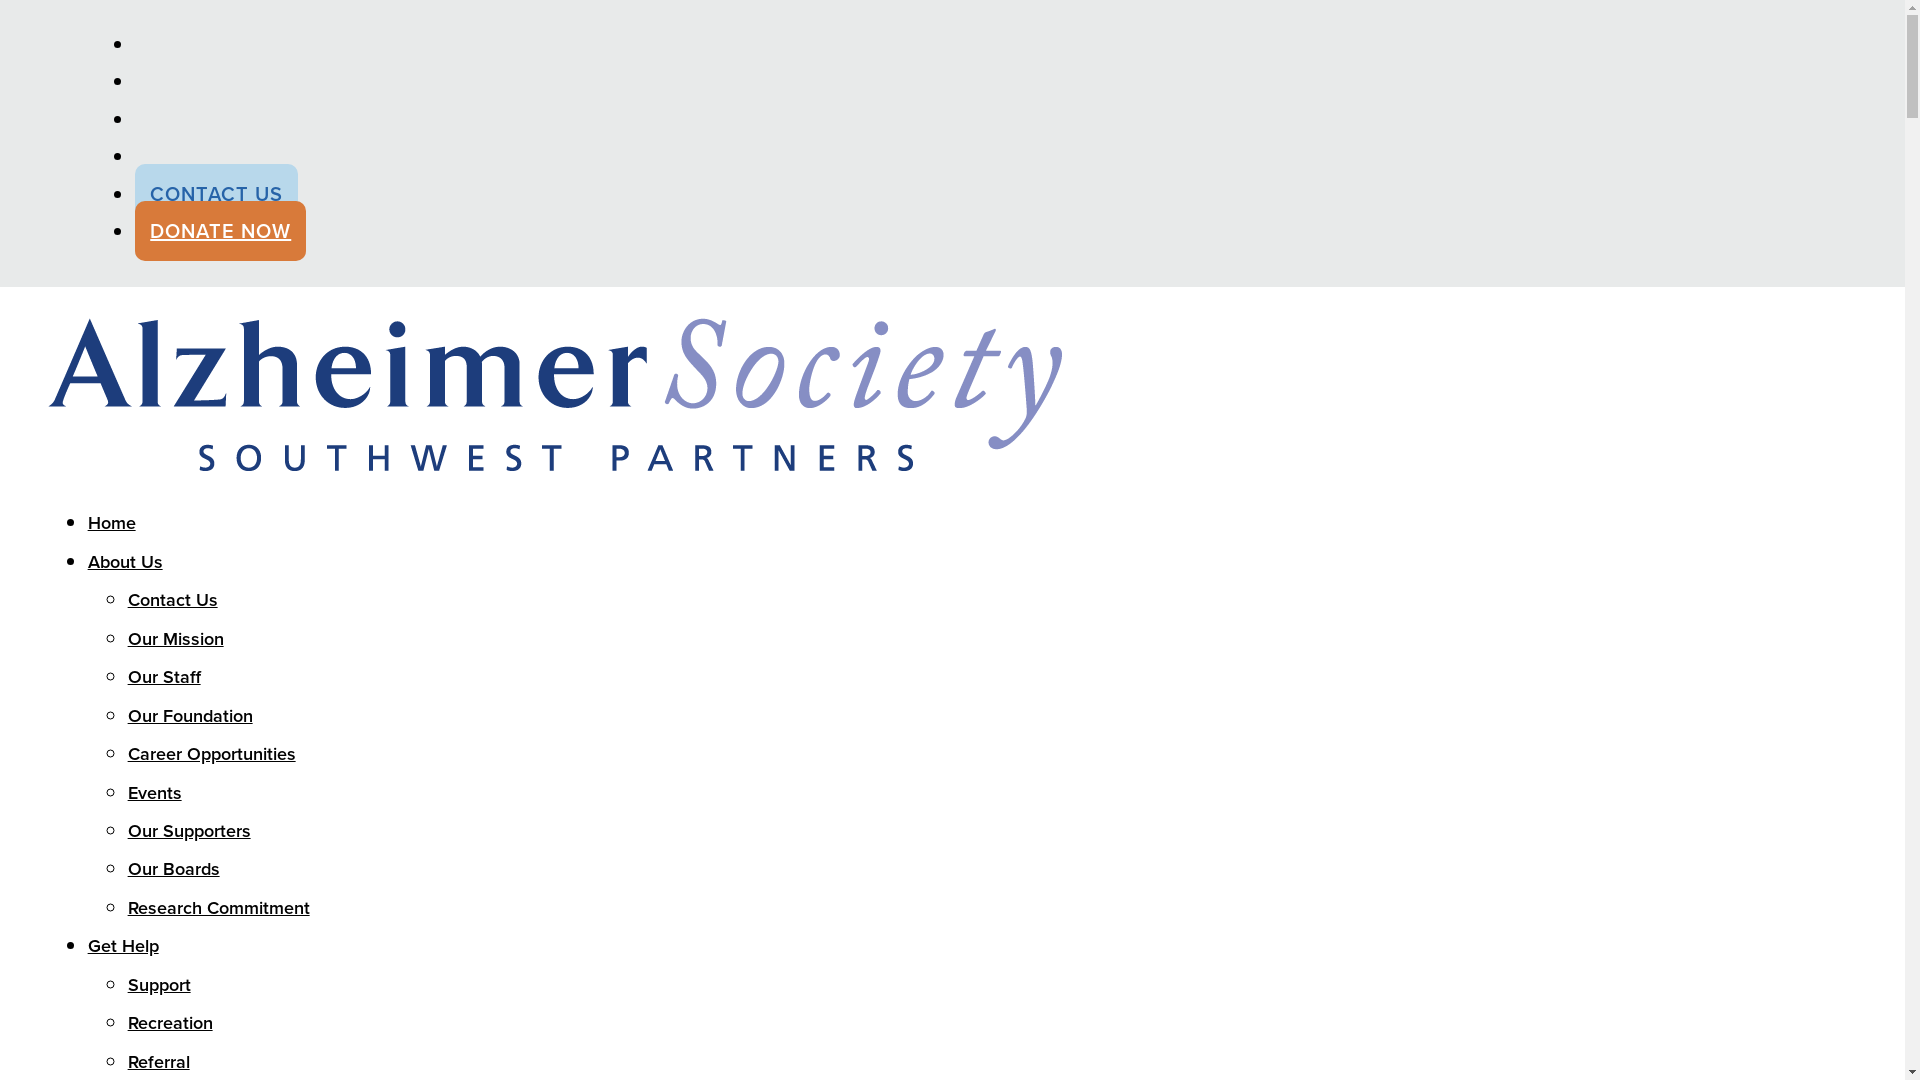 This screenshot has width=1920, height=1080. Describe the element at coordinates (133, 193) in the screenshot. I see `'CONTACT US'` at that location.